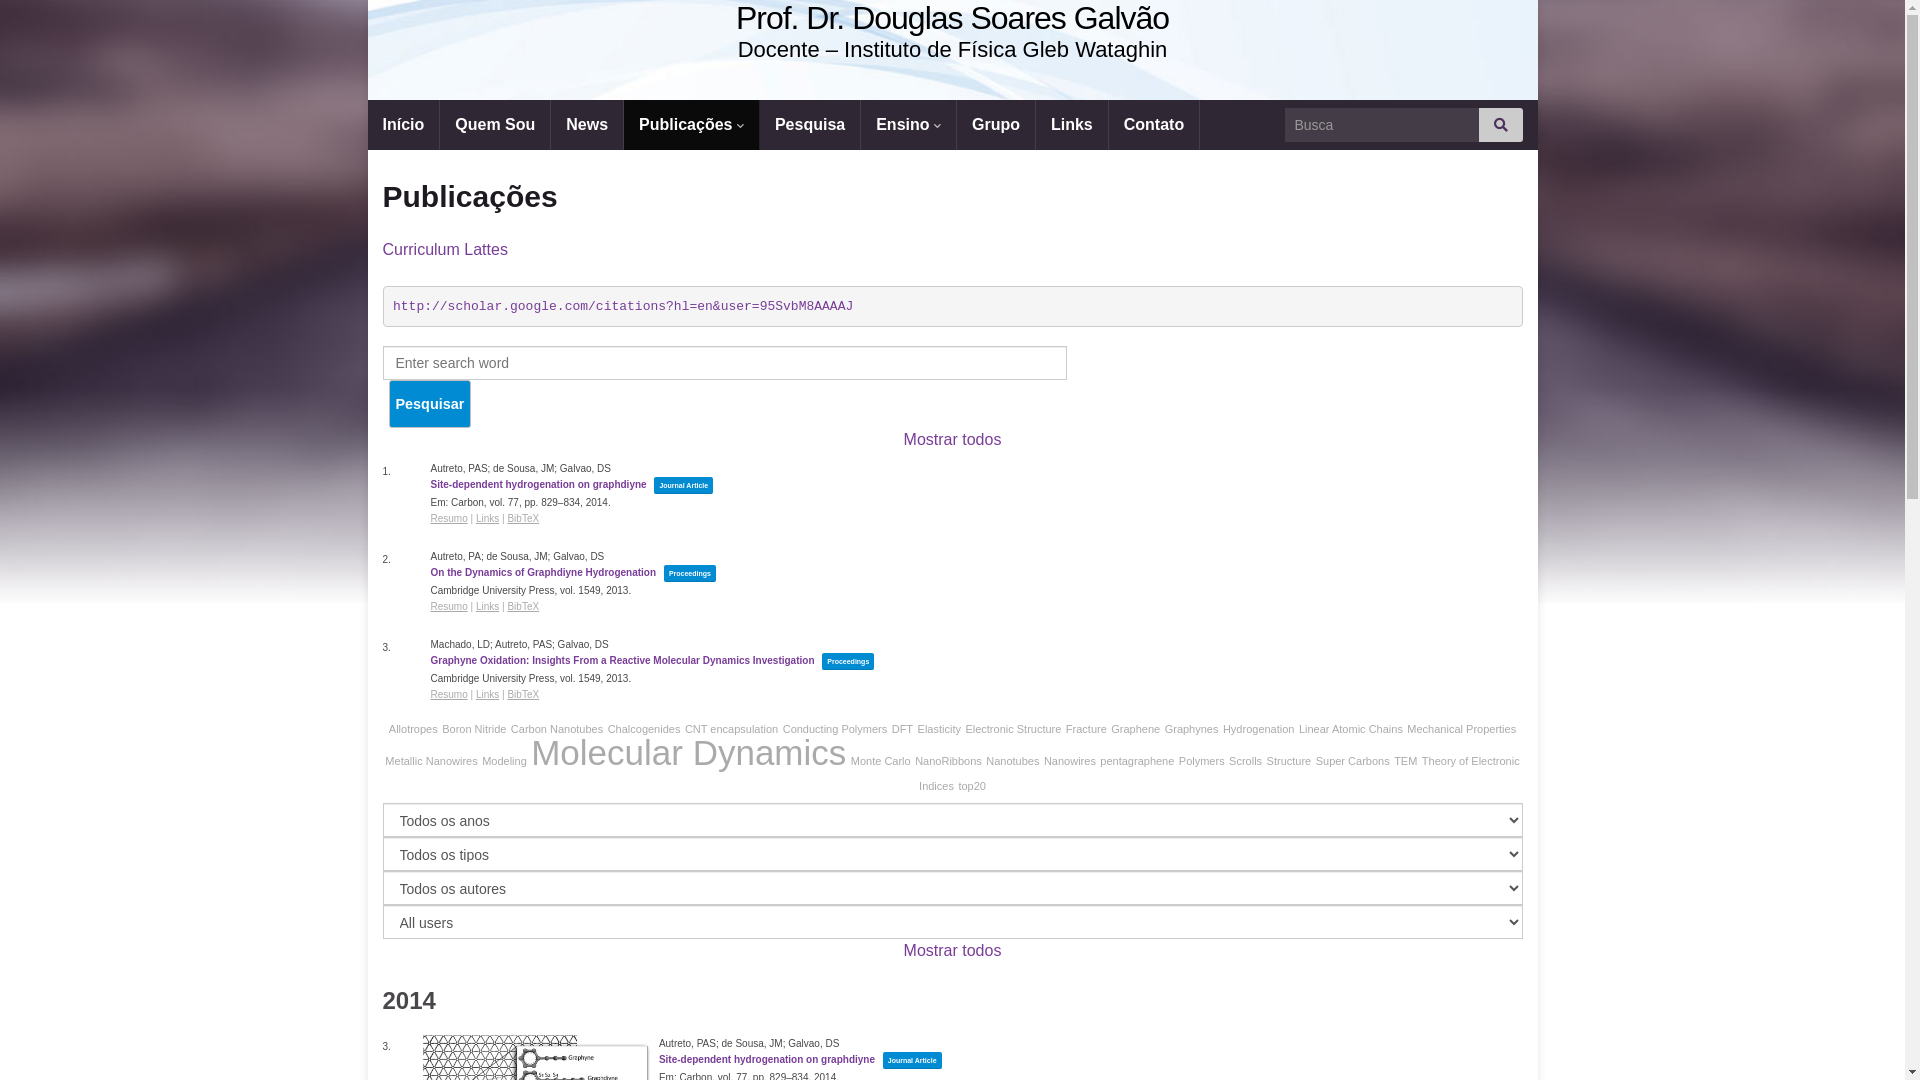  I want to click on 'Conducting Polymers', so click(835, 729).